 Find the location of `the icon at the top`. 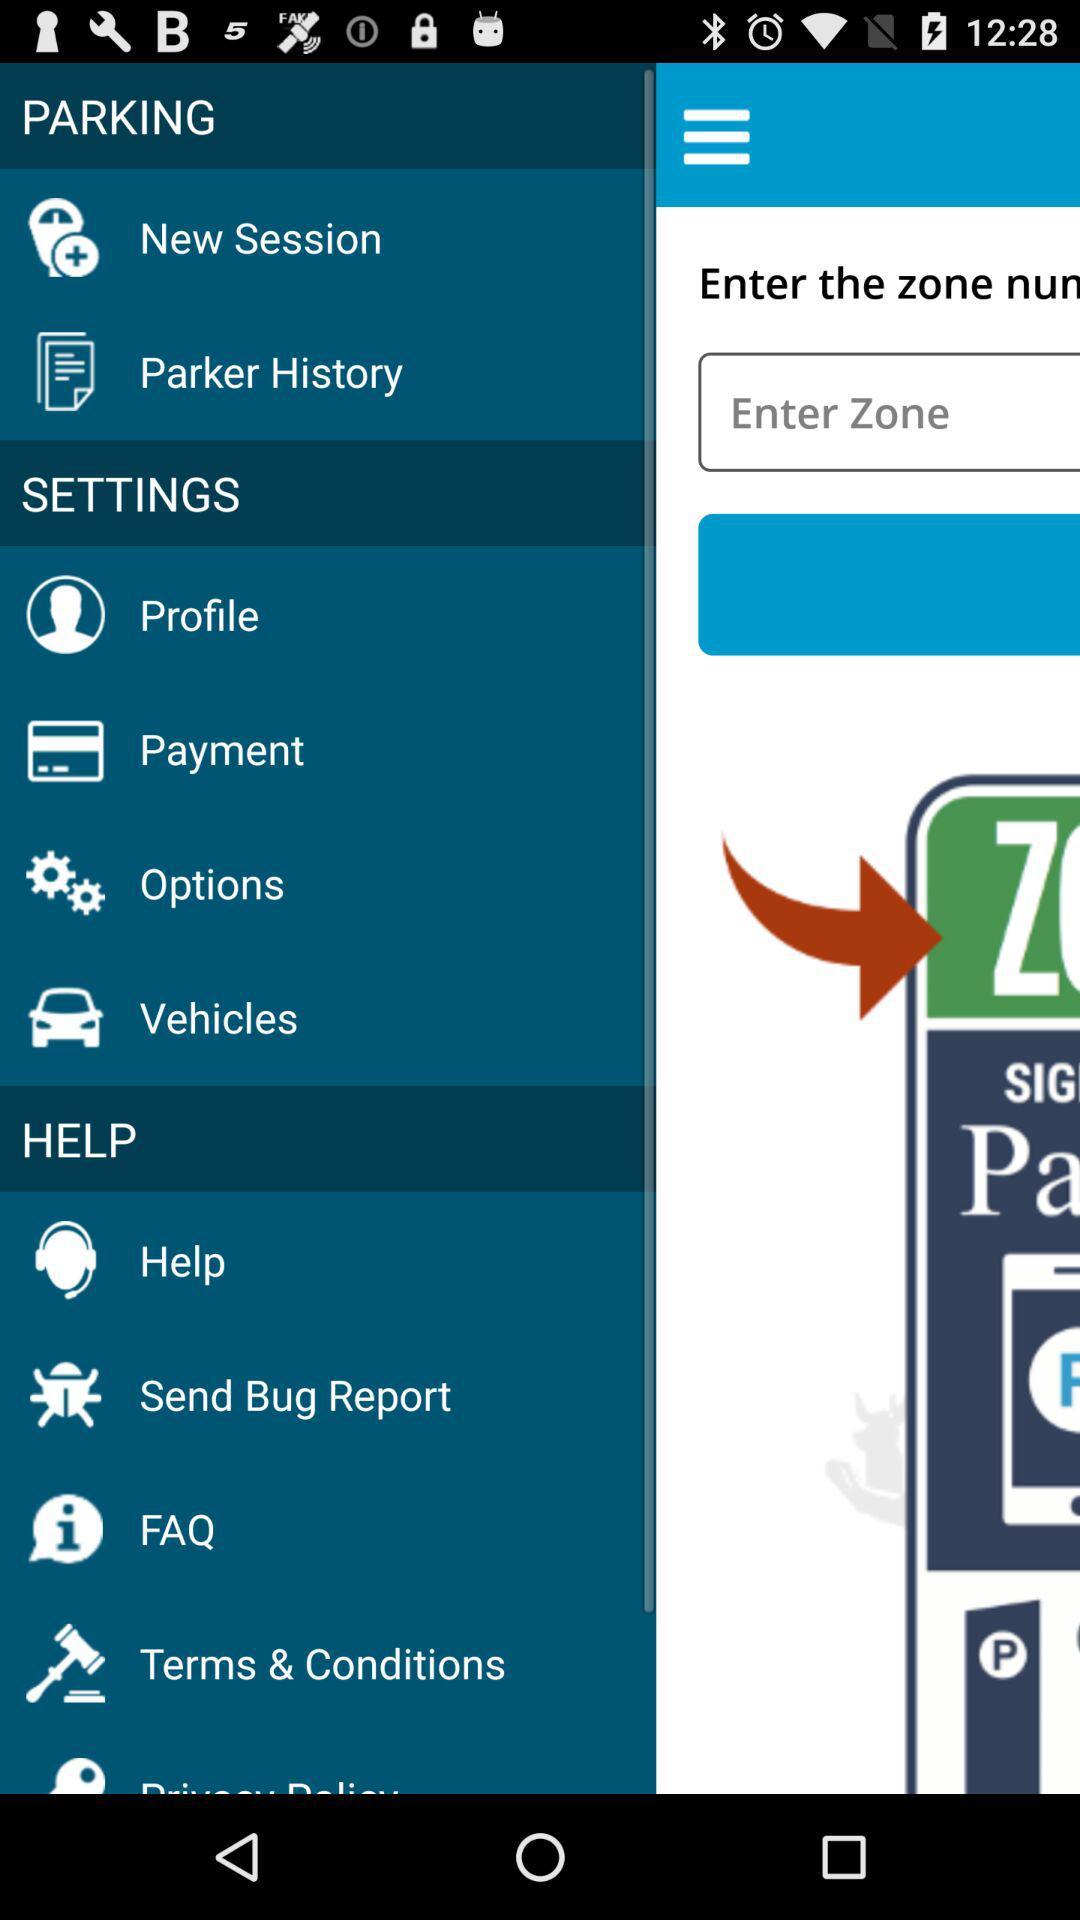

the icon at the top is located at coordinates (715, 133).